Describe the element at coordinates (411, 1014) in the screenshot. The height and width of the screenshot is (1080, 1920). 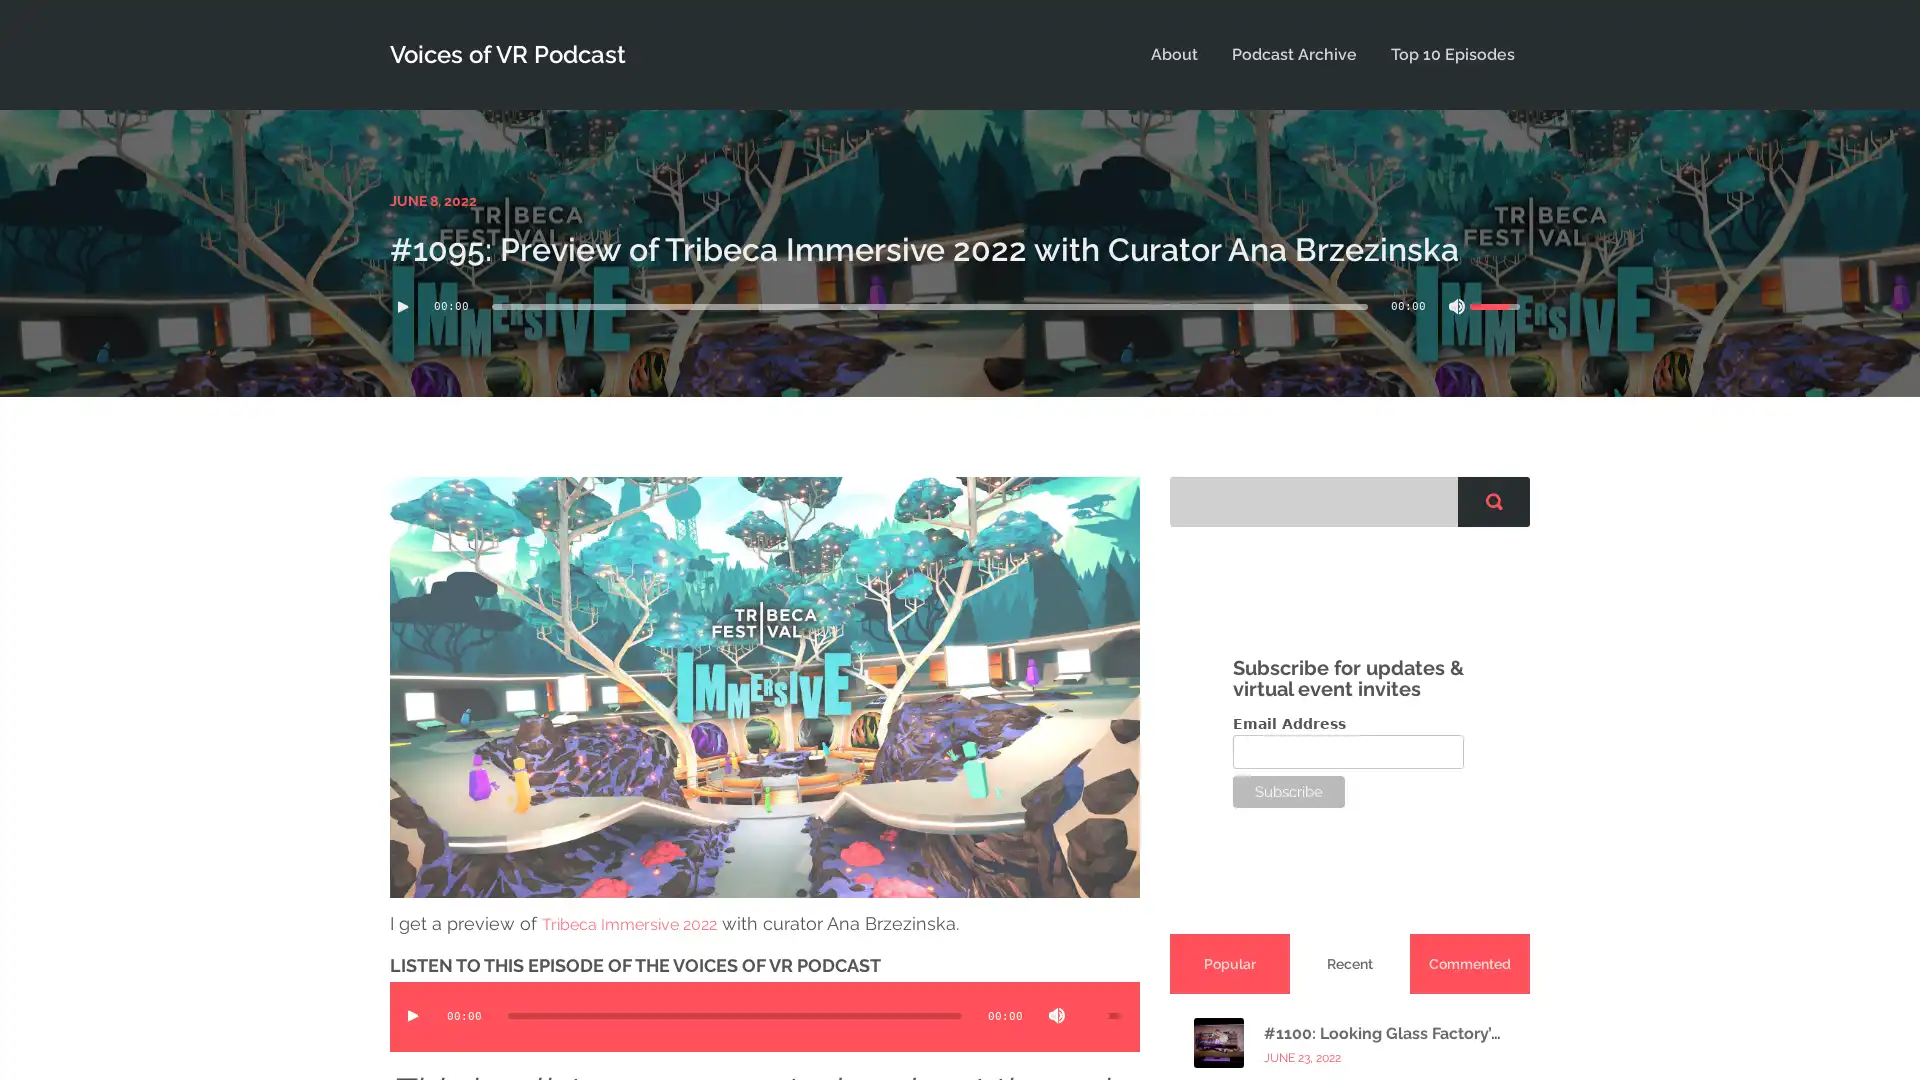
I see `Play/Pause` at that location.